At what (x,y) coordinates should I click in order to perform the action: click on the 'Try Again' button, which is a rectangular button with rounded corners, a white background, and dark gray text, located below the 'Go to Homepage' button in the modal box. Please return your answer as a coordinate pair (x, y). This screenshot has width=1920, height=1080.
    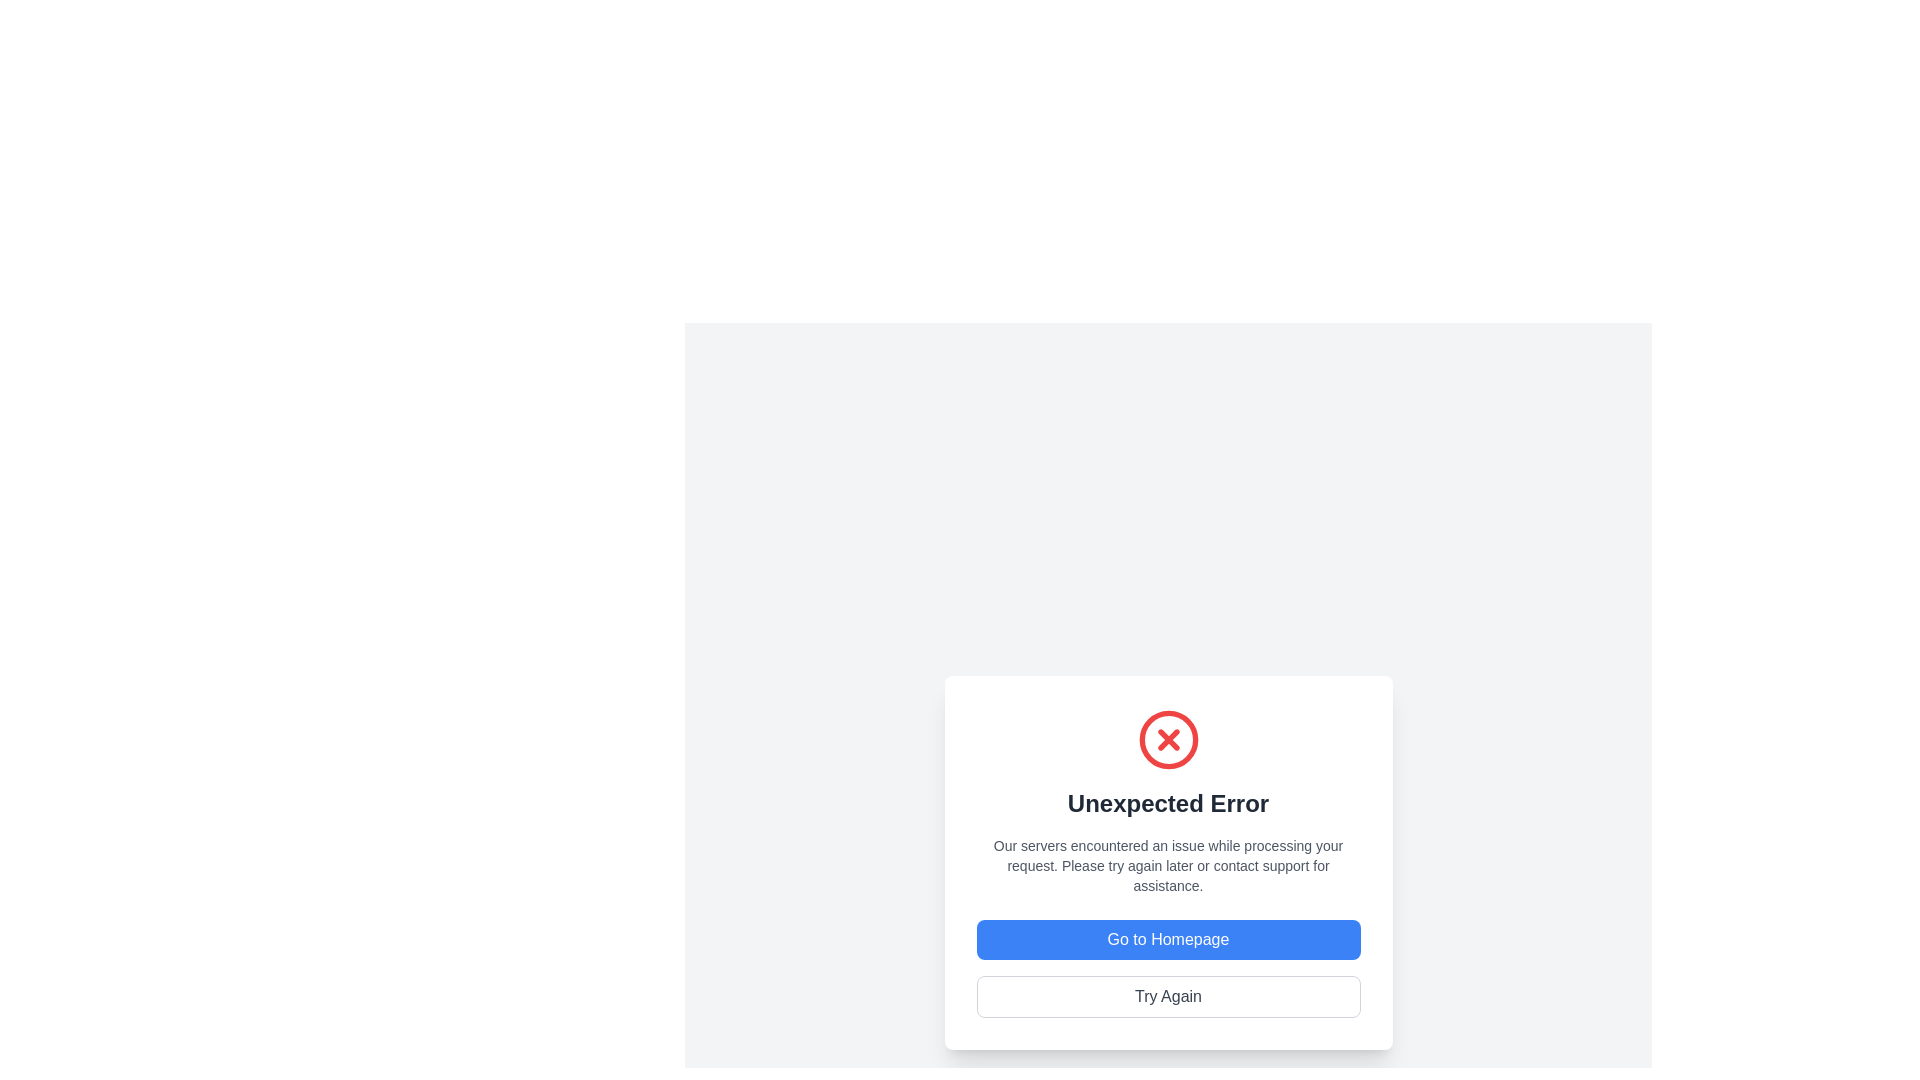
    Looking at the image, I should click on (1168, 996).